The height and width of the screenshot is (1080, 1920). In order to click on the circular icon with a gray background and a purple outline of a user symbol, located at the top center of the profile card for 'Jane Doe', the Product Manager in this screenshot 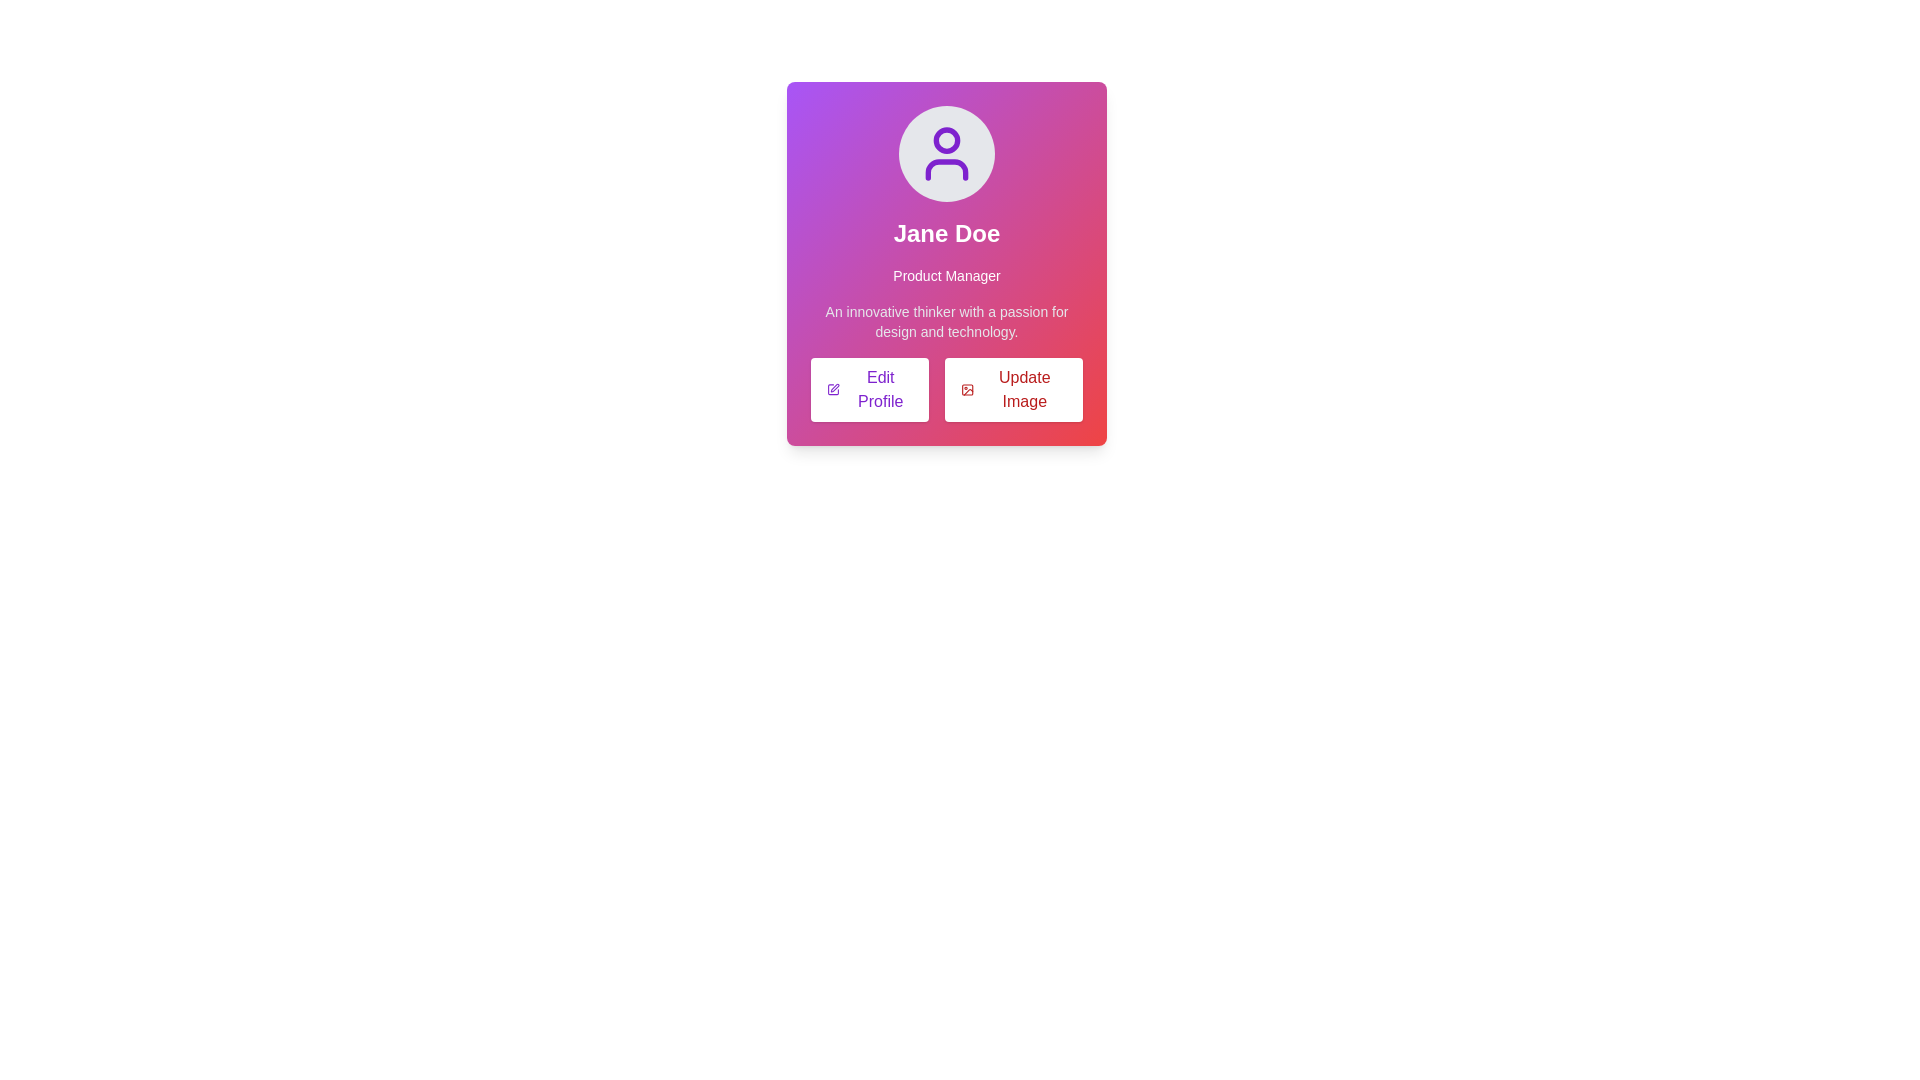, I will do `click(945, 153)`.